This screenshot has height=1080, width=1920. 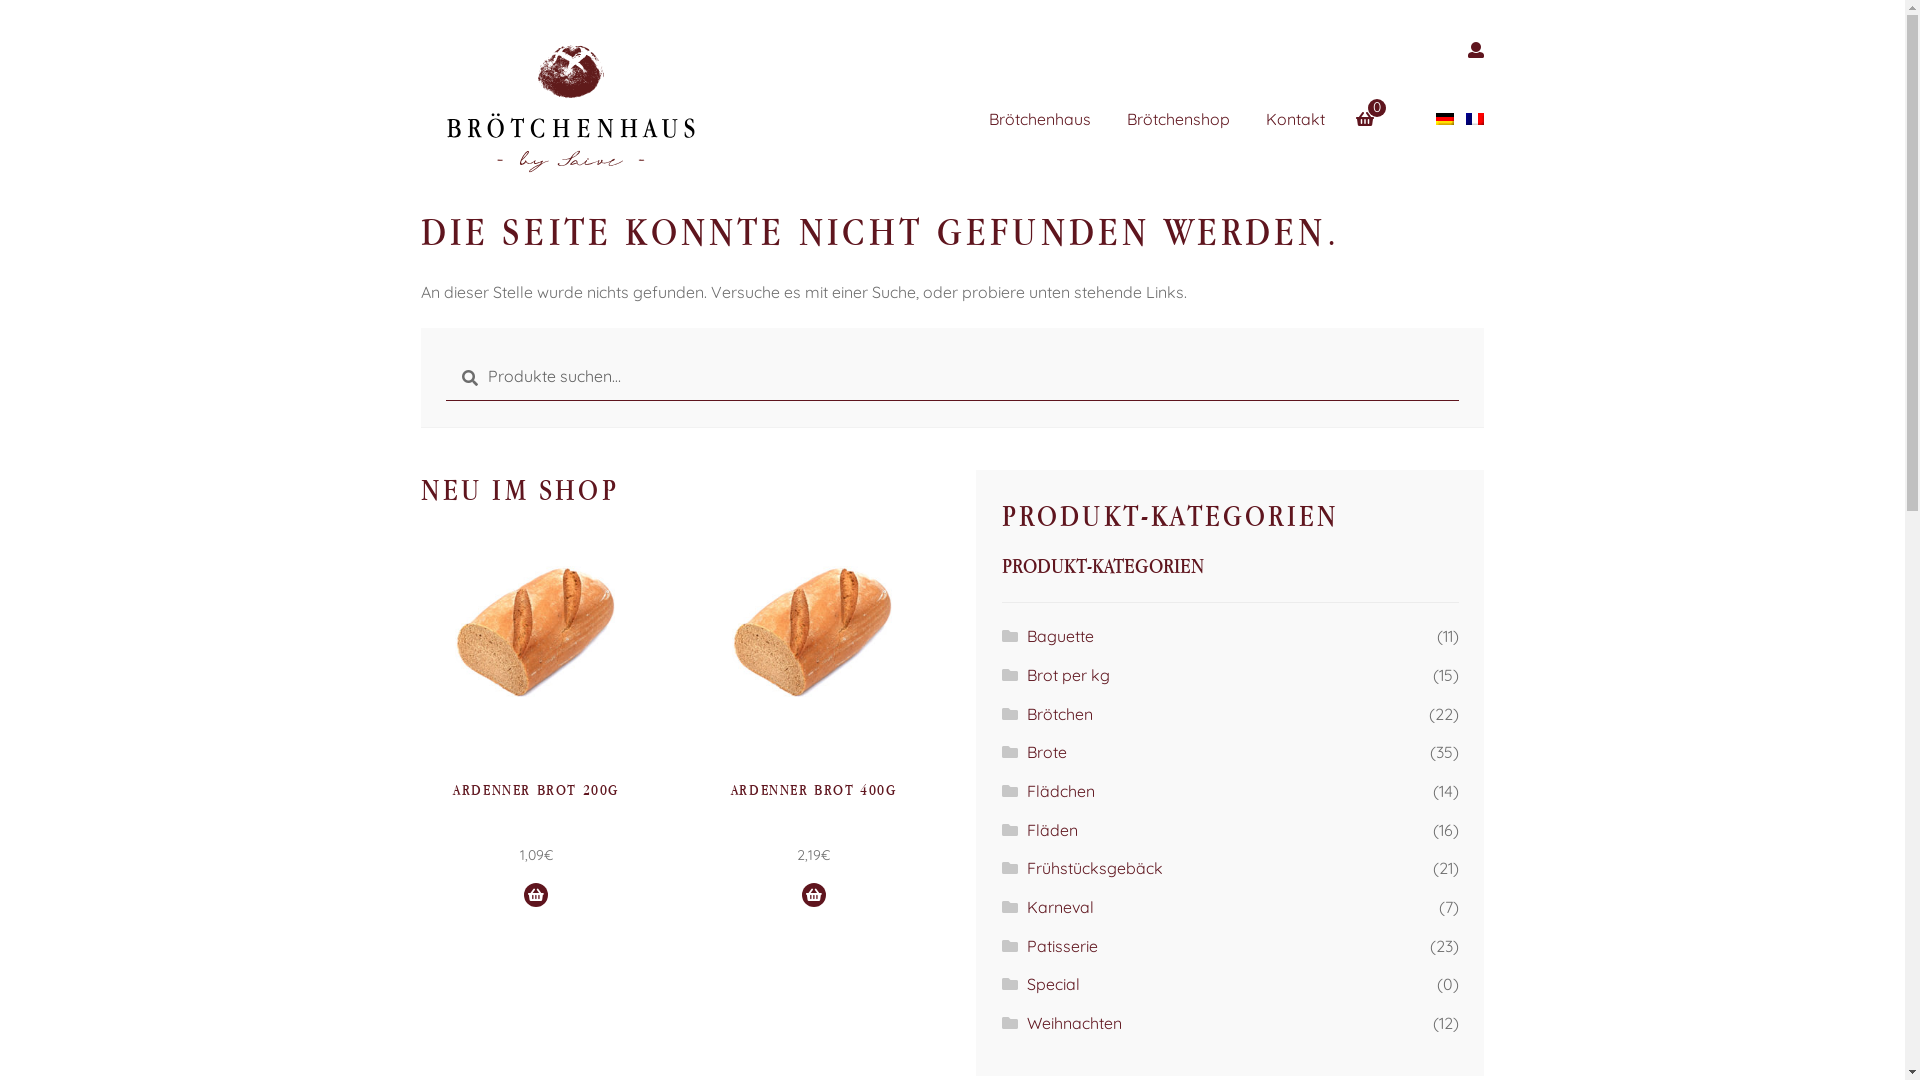 What do you see at coordinates (419, 31) in the screenshot?
I see `'Zur Navigation springen'` at bounding box center [419, 31].